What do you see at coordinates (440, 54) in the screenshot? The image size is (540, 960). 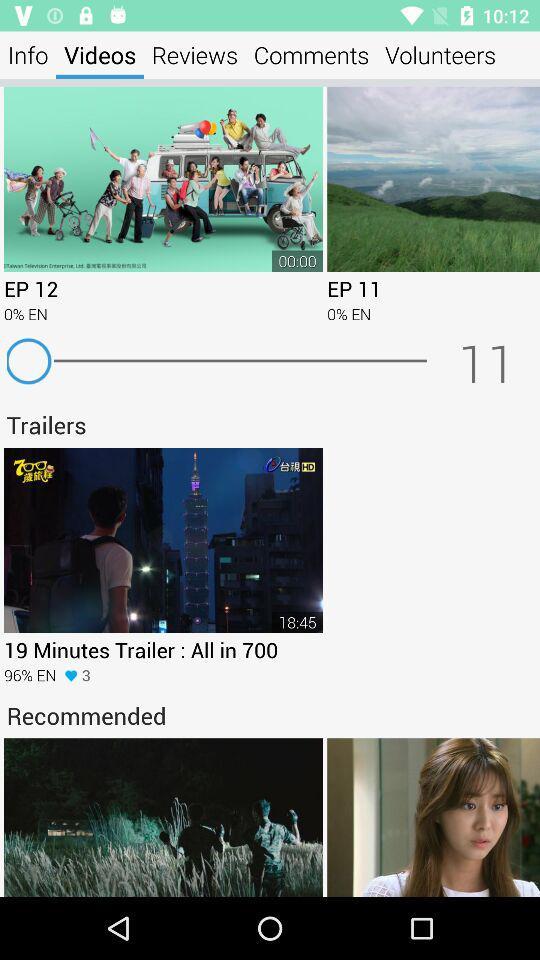 I see `the item next to the comments` at bounding box center [440, 54].